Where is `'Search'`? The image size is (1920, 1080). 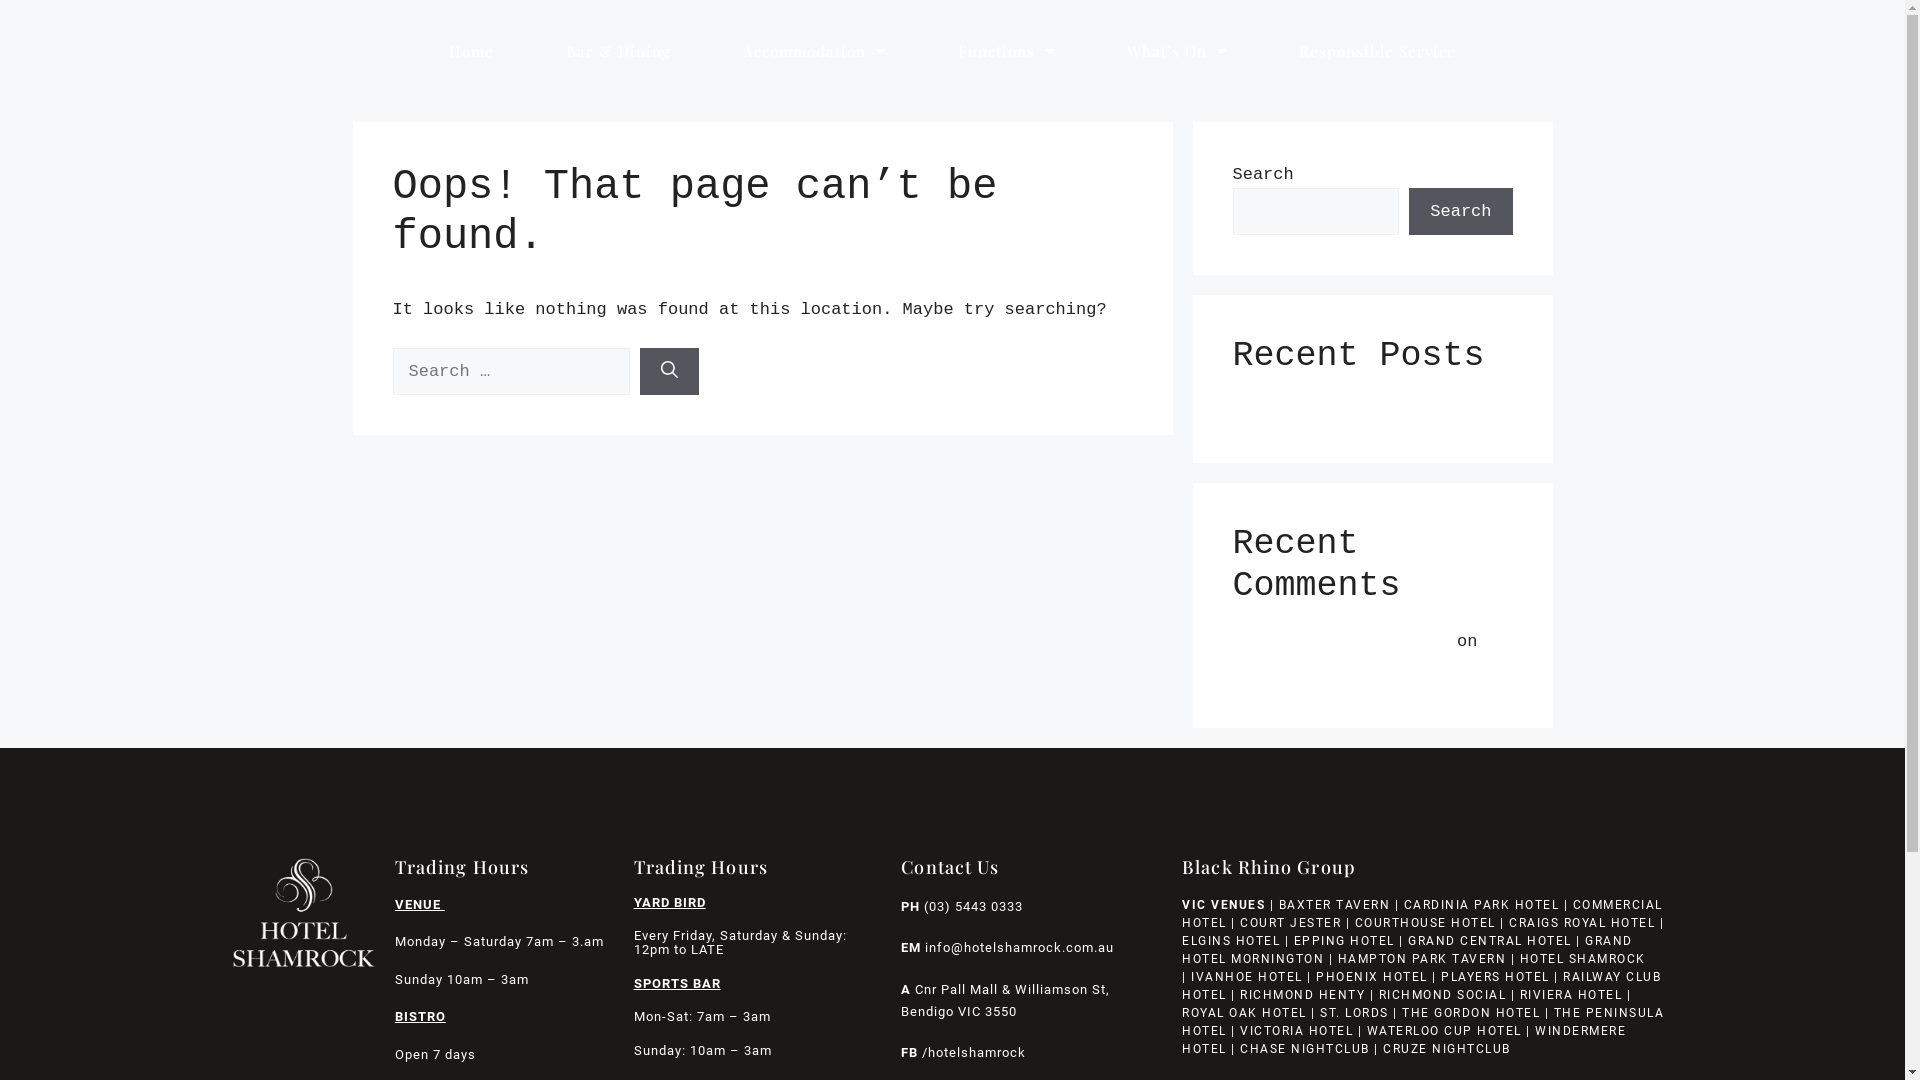
'Search' is located at coordinates (1408, 212).